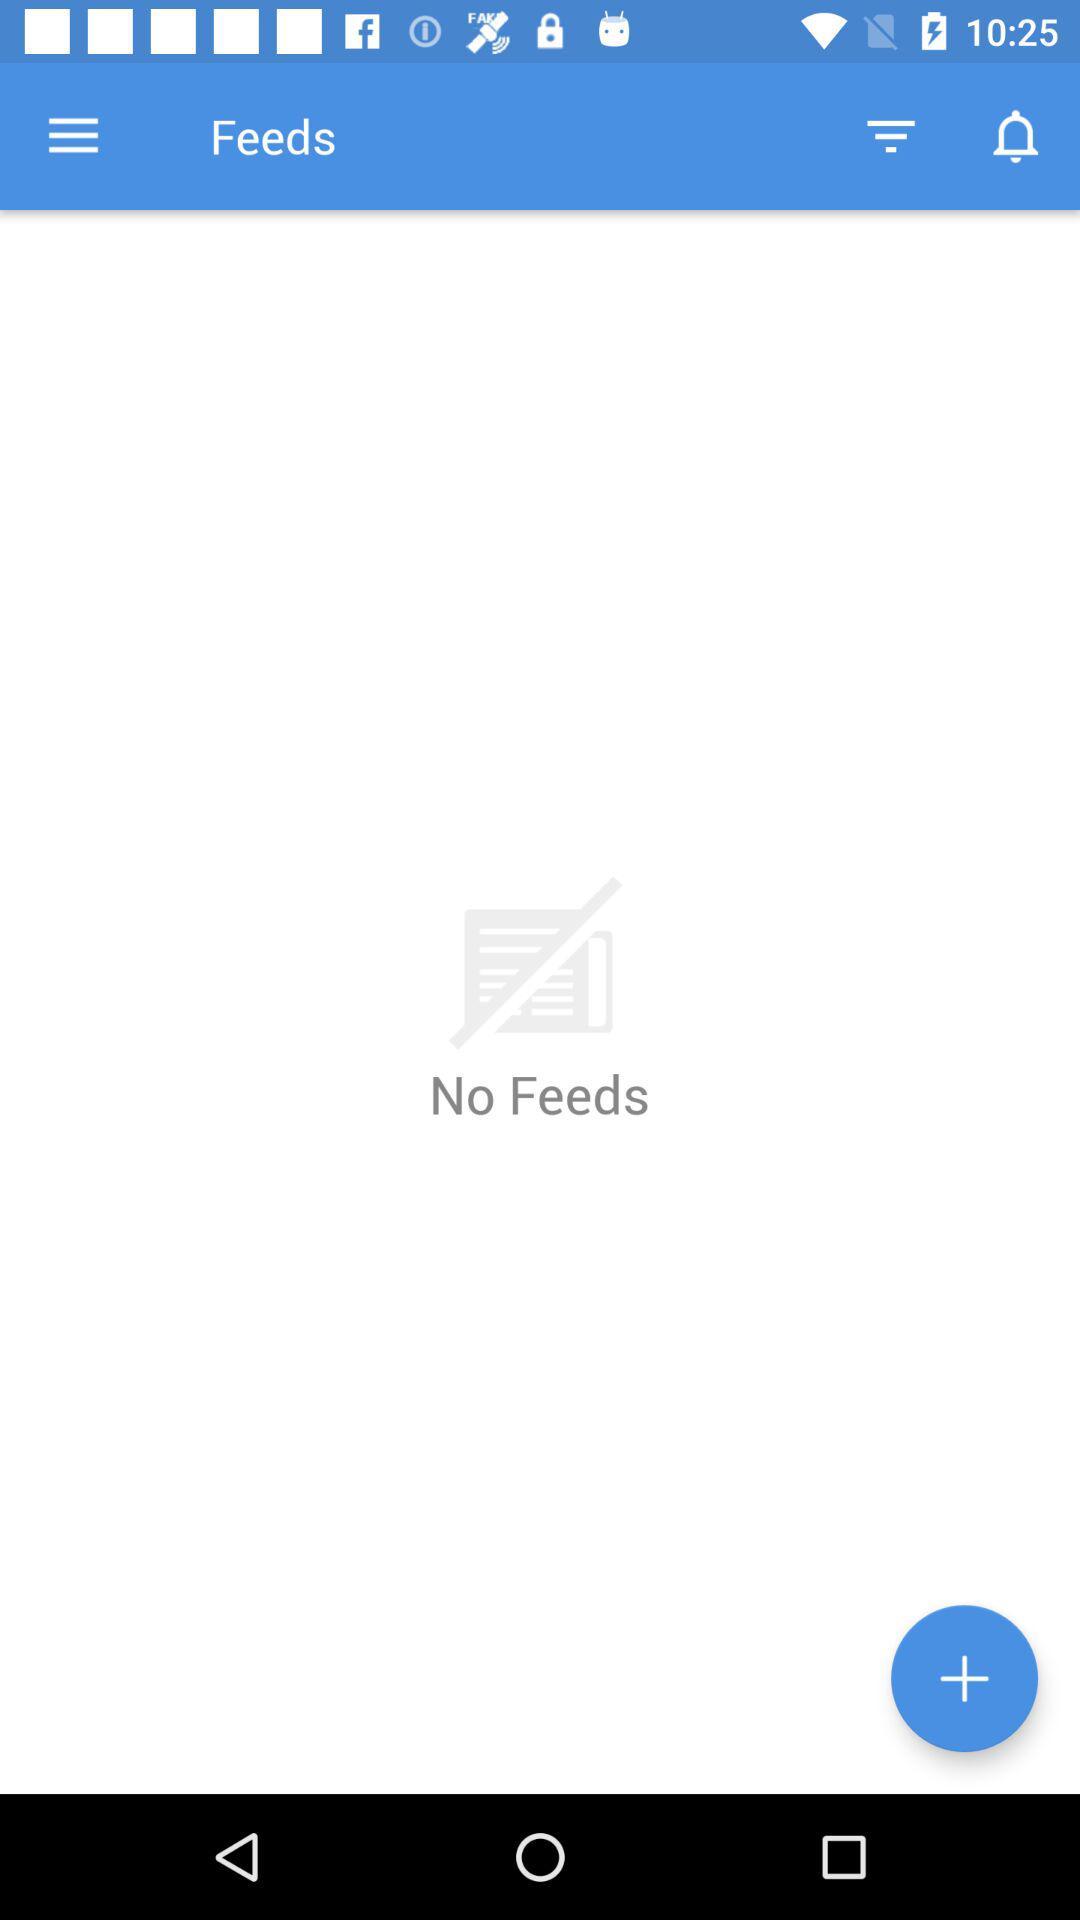 This screenshot has height=1920, width=1080. I want to click on feeds, so click(963, 1678).